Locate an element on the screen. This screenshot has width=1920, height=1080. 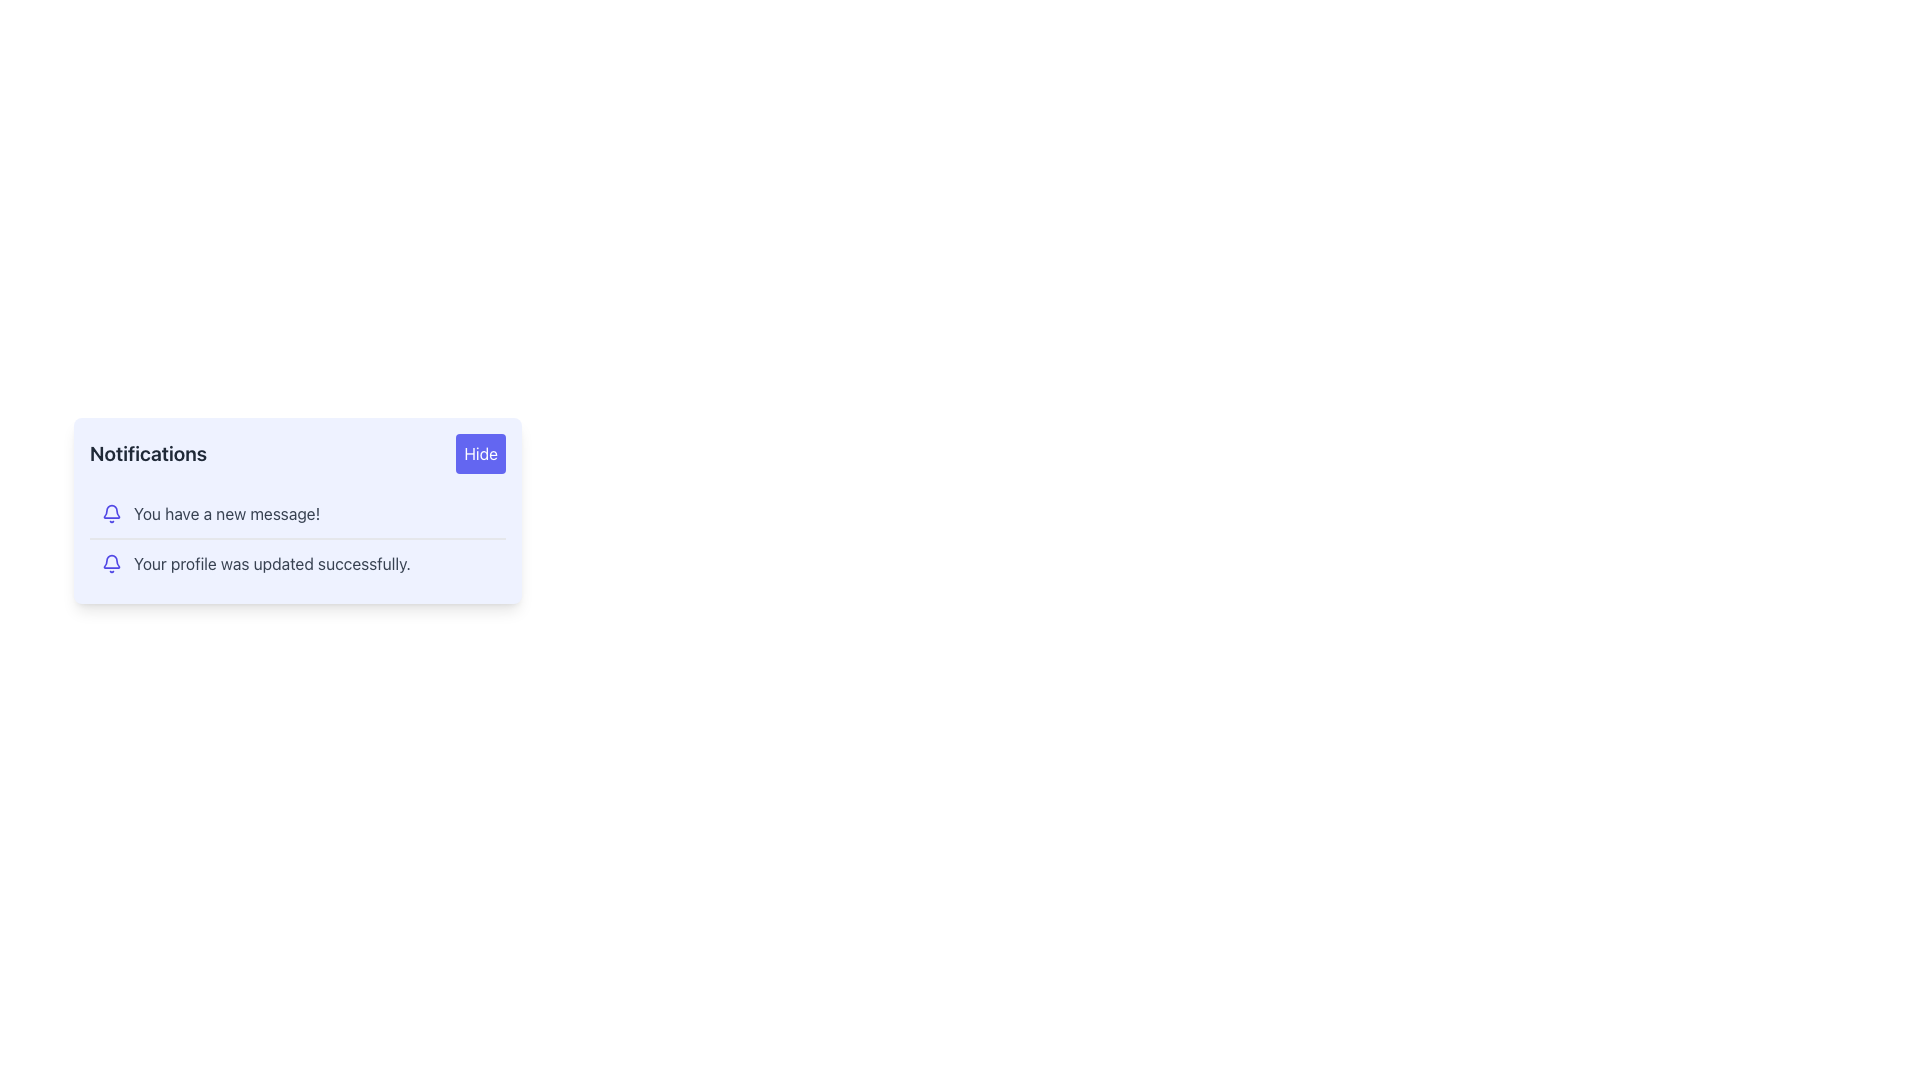
the button on the right side of the 'Notifications' text to hide the notifications panel is located at coordinates (481, 454).